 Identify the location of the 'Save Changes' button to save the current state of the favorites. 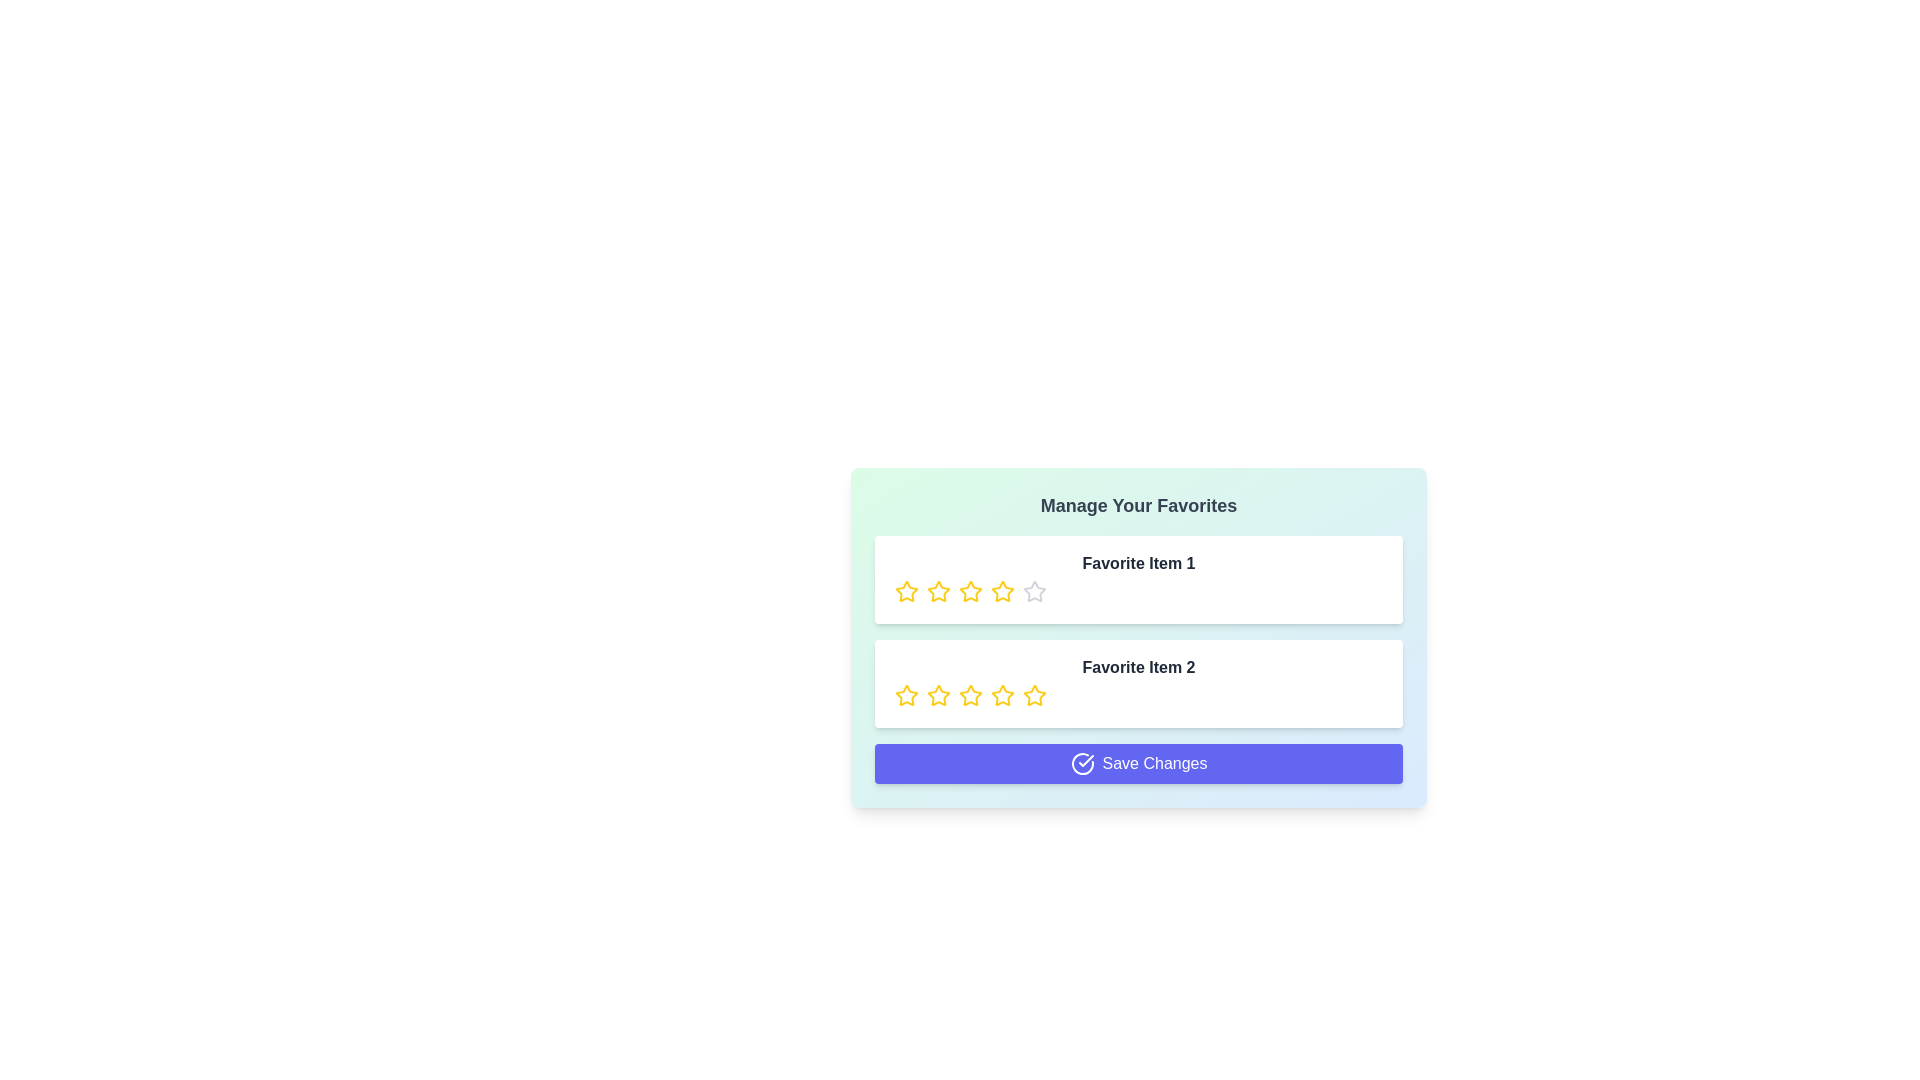
(1138, 763).